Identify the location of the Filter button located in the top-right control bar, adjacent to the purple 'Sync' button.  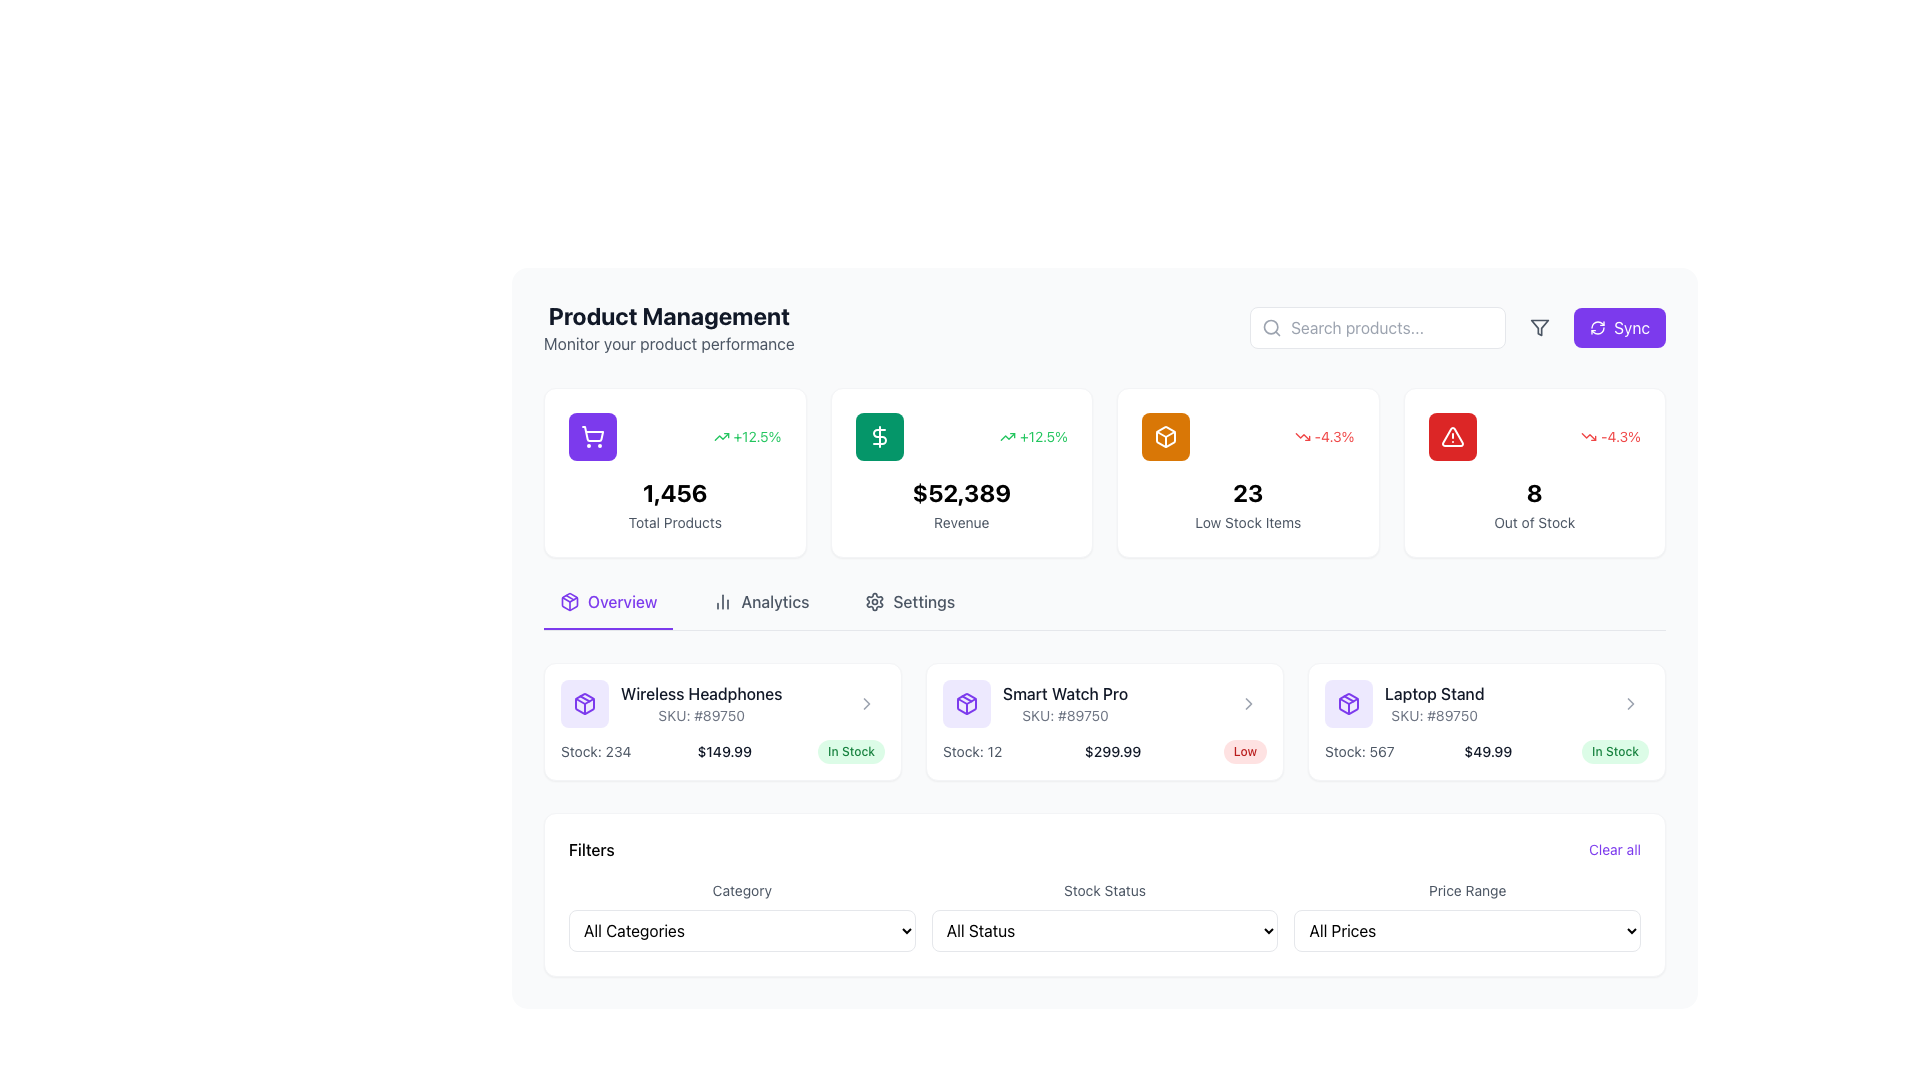
(1539, 326).